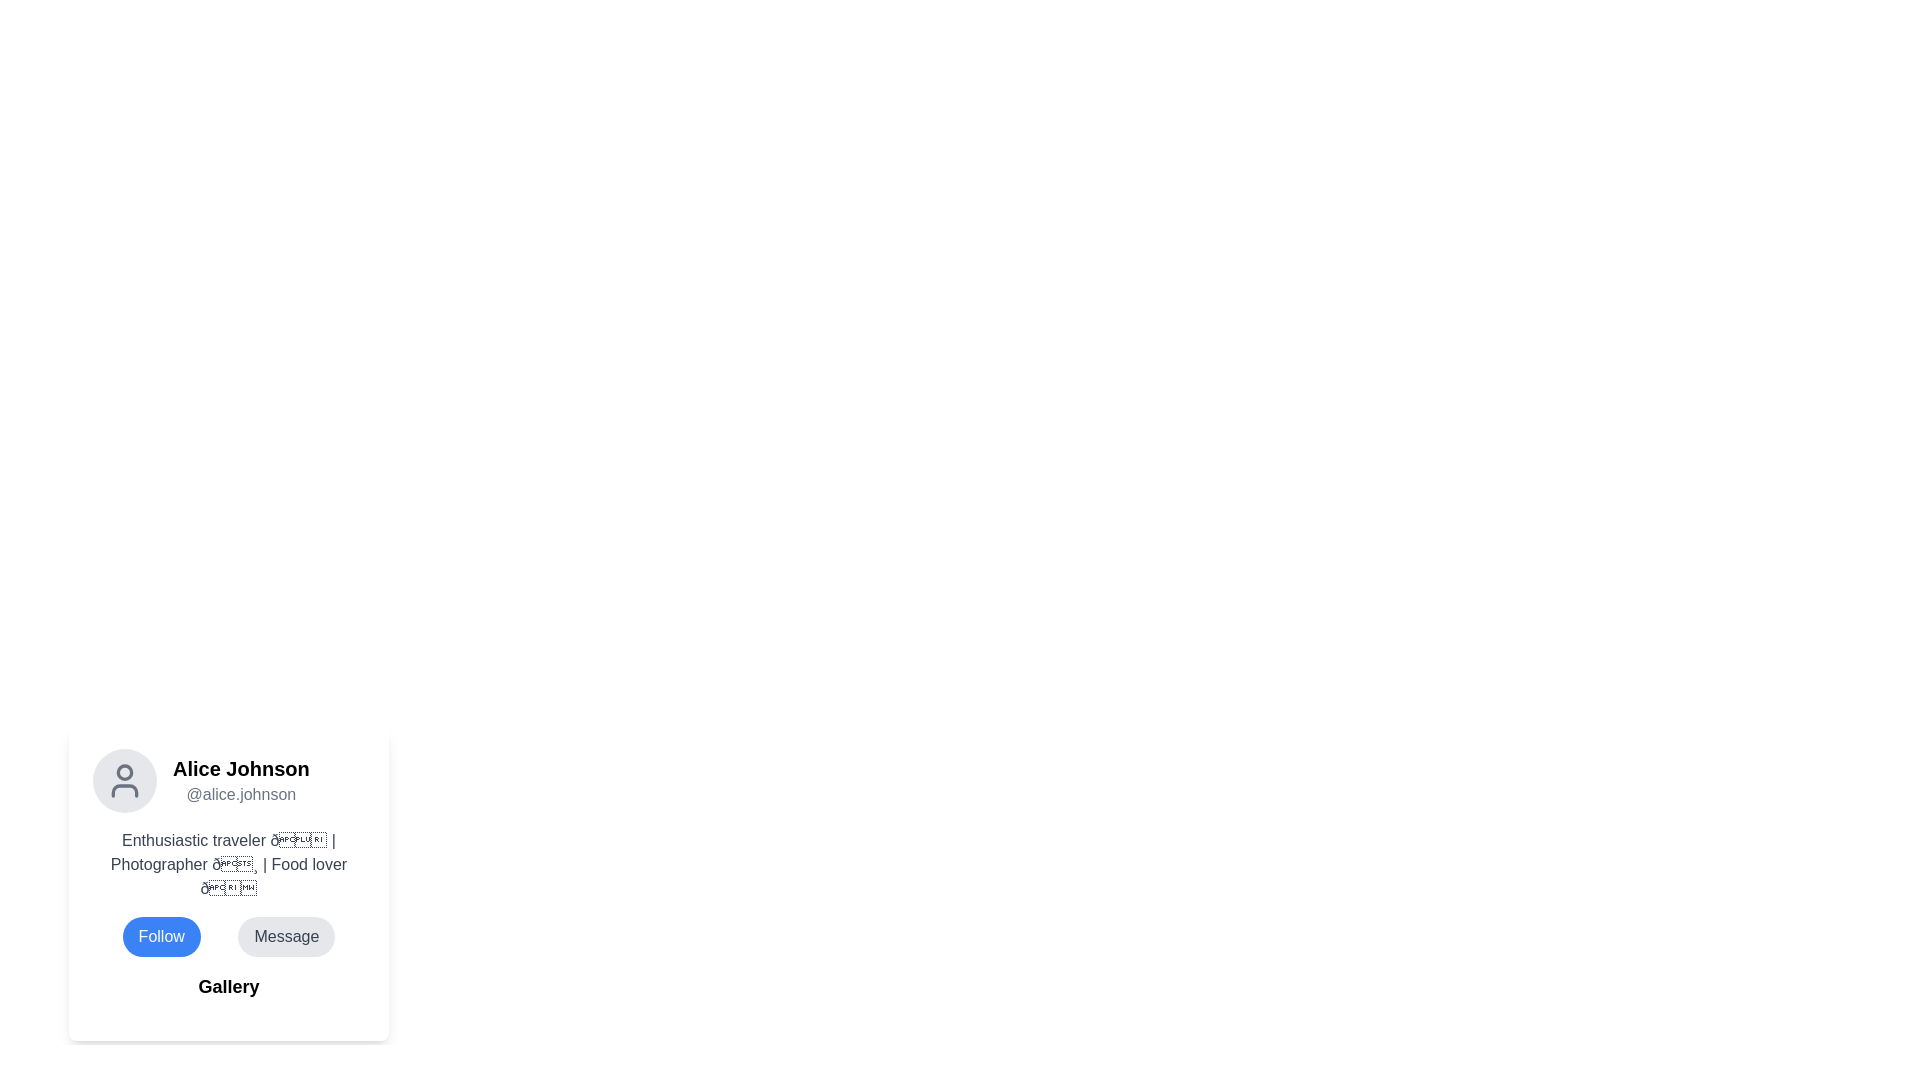 This screenshot has width=1920, height=1080. What do you see at coordinates (123, 771) in the screenshot?
I see `the head graphic component in the user icon design, which is positioned at the top of the icon and above the shoulders` at bounding box center [123, 771].